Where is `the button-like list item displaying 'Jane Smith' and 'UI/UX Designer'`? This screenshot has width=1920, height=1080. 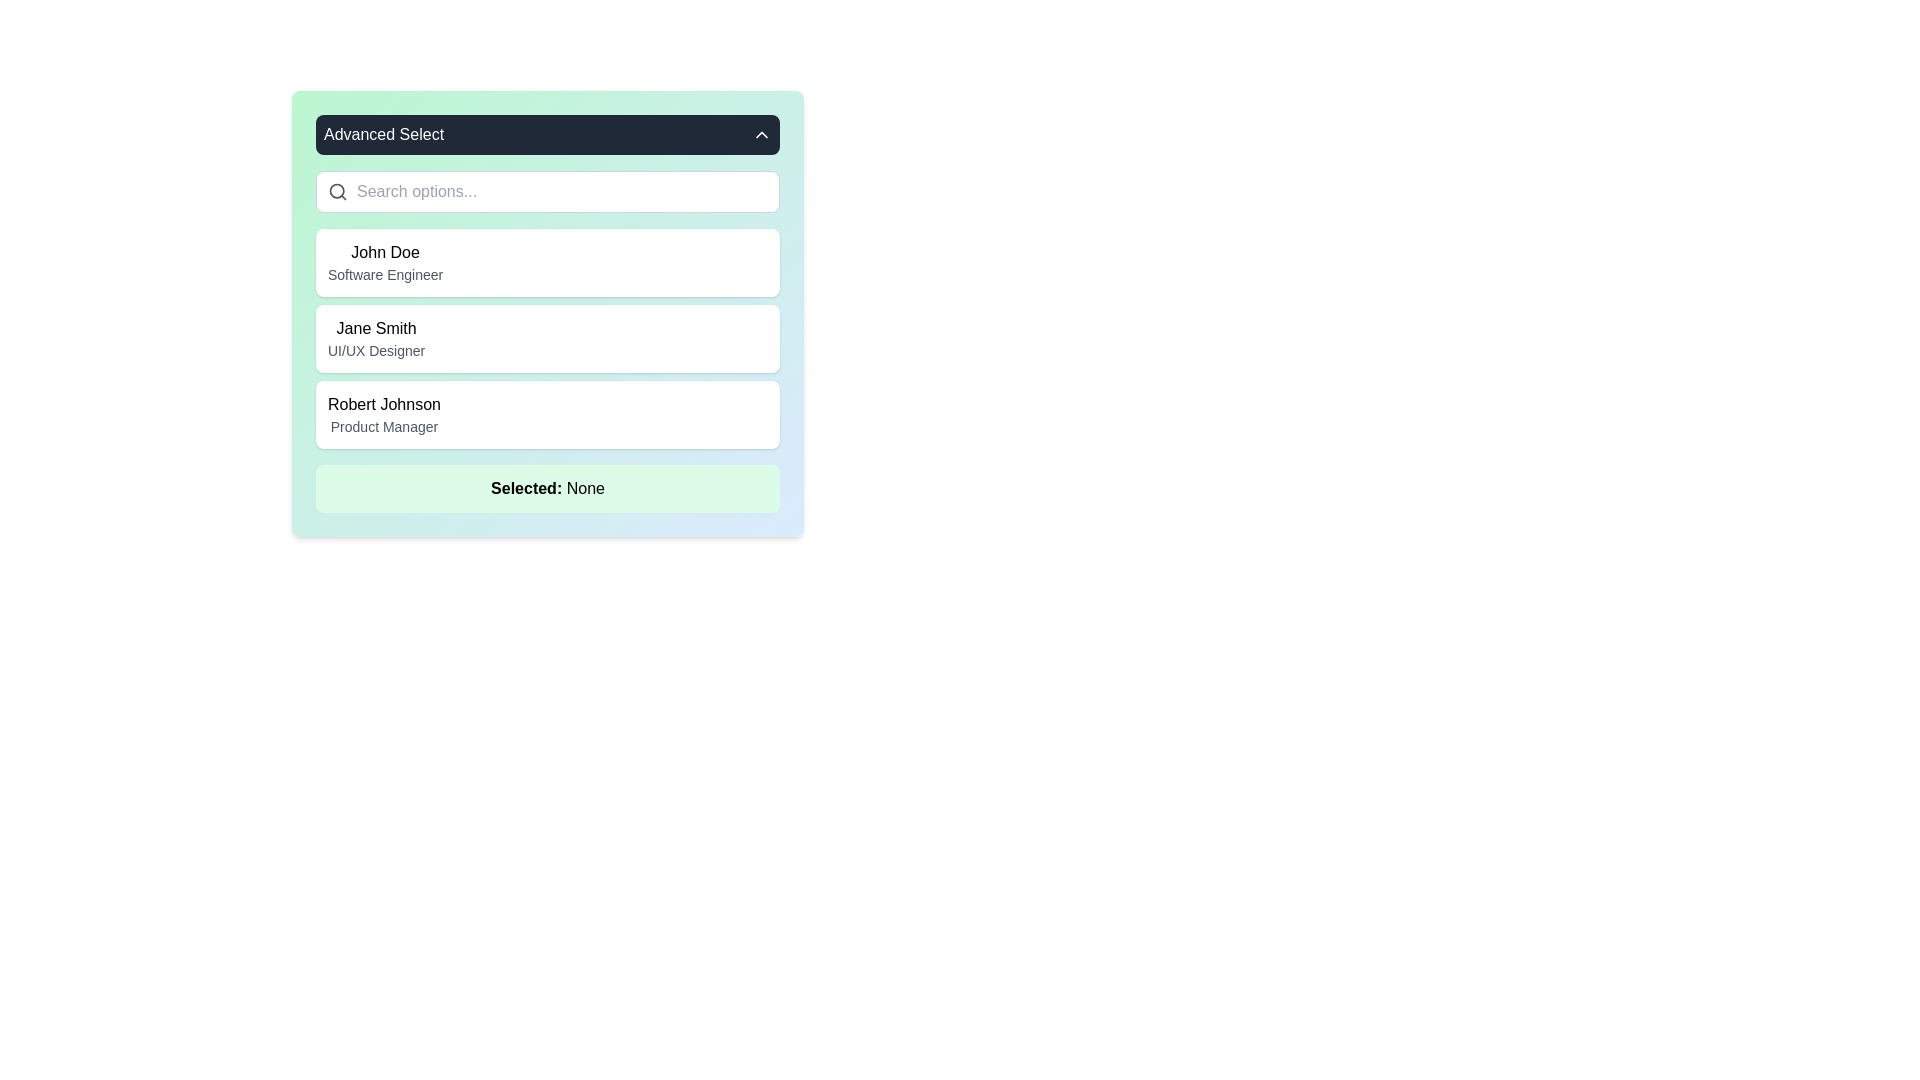 the button-like list item displaying 'Jane Smith' and 'UI/UX Designer' is located at coordinates (547, 313).